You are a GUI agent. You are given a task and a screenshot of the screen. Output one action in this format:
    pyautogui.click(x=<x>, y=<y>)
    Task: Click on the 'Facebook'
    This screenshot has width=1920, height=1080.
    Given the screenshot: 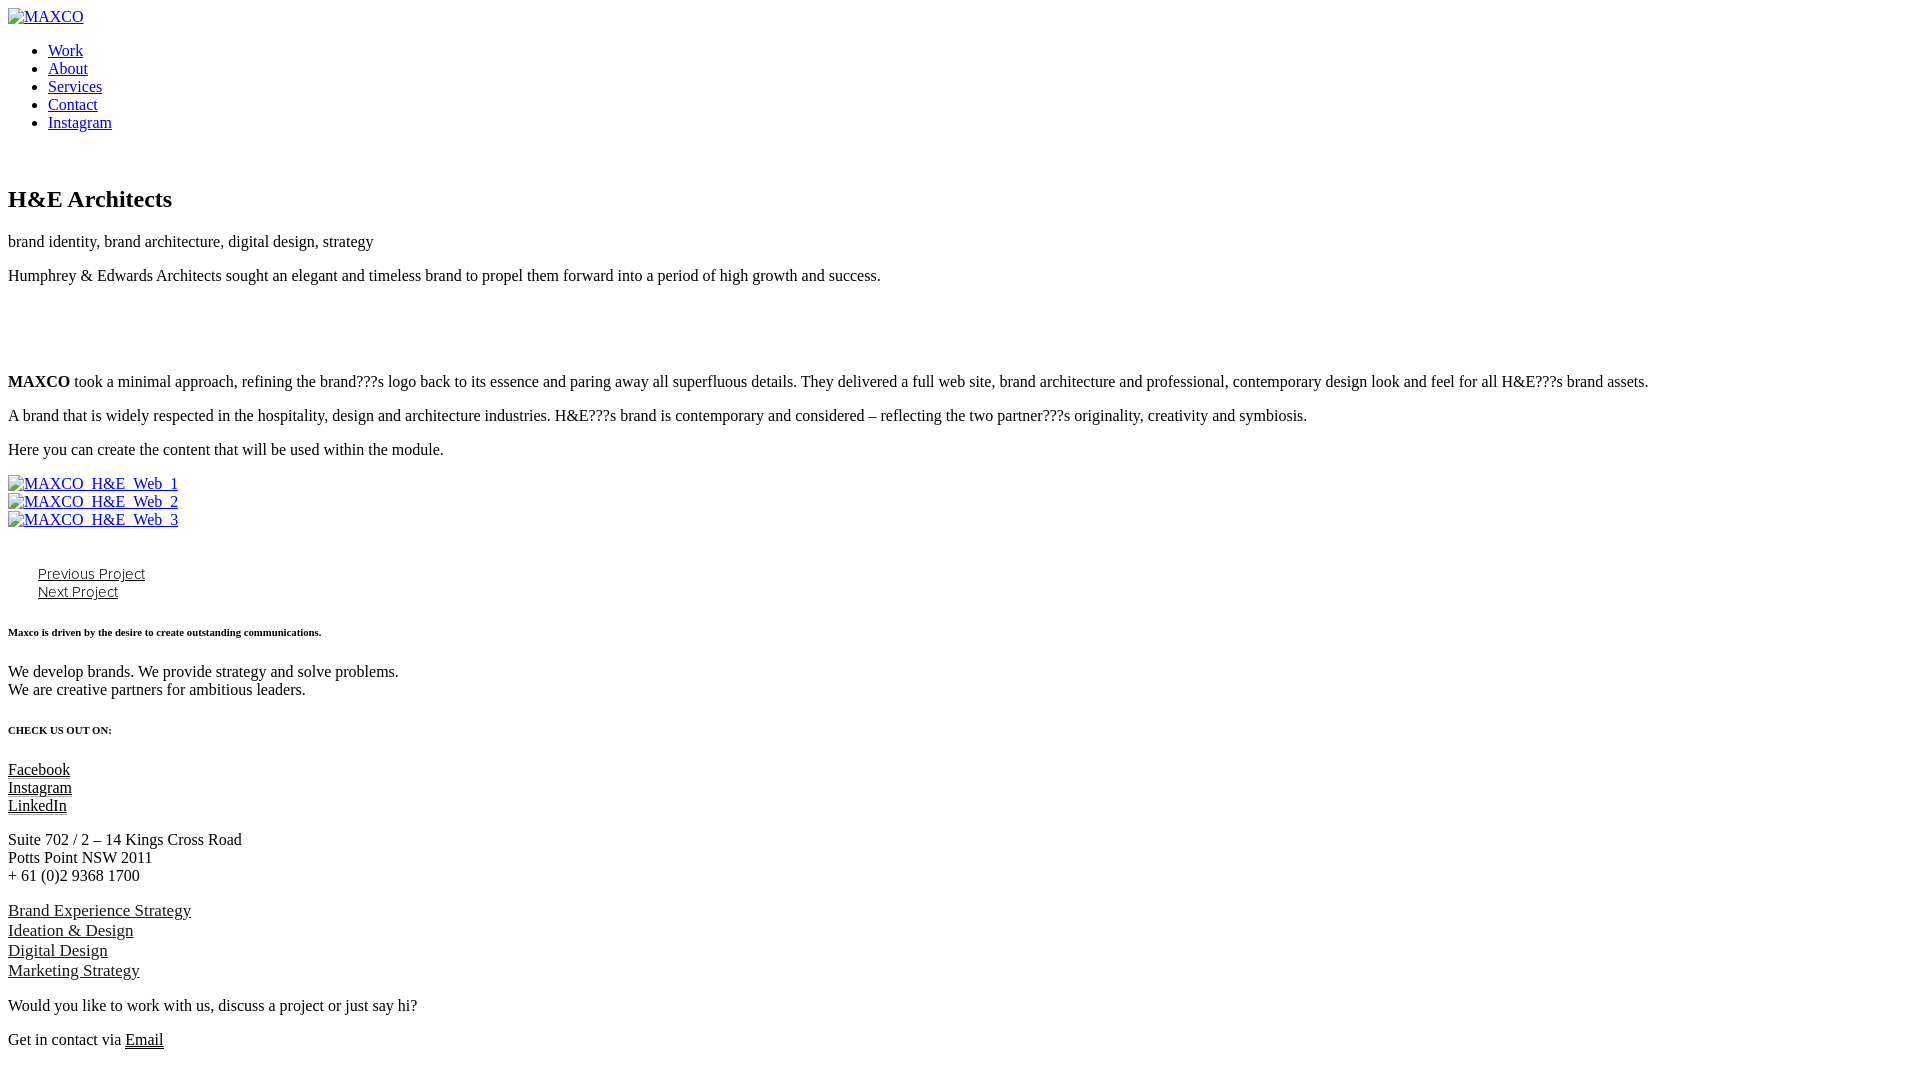 What is the action you would take?
    pyautogui.click(x=38, y=769)
    